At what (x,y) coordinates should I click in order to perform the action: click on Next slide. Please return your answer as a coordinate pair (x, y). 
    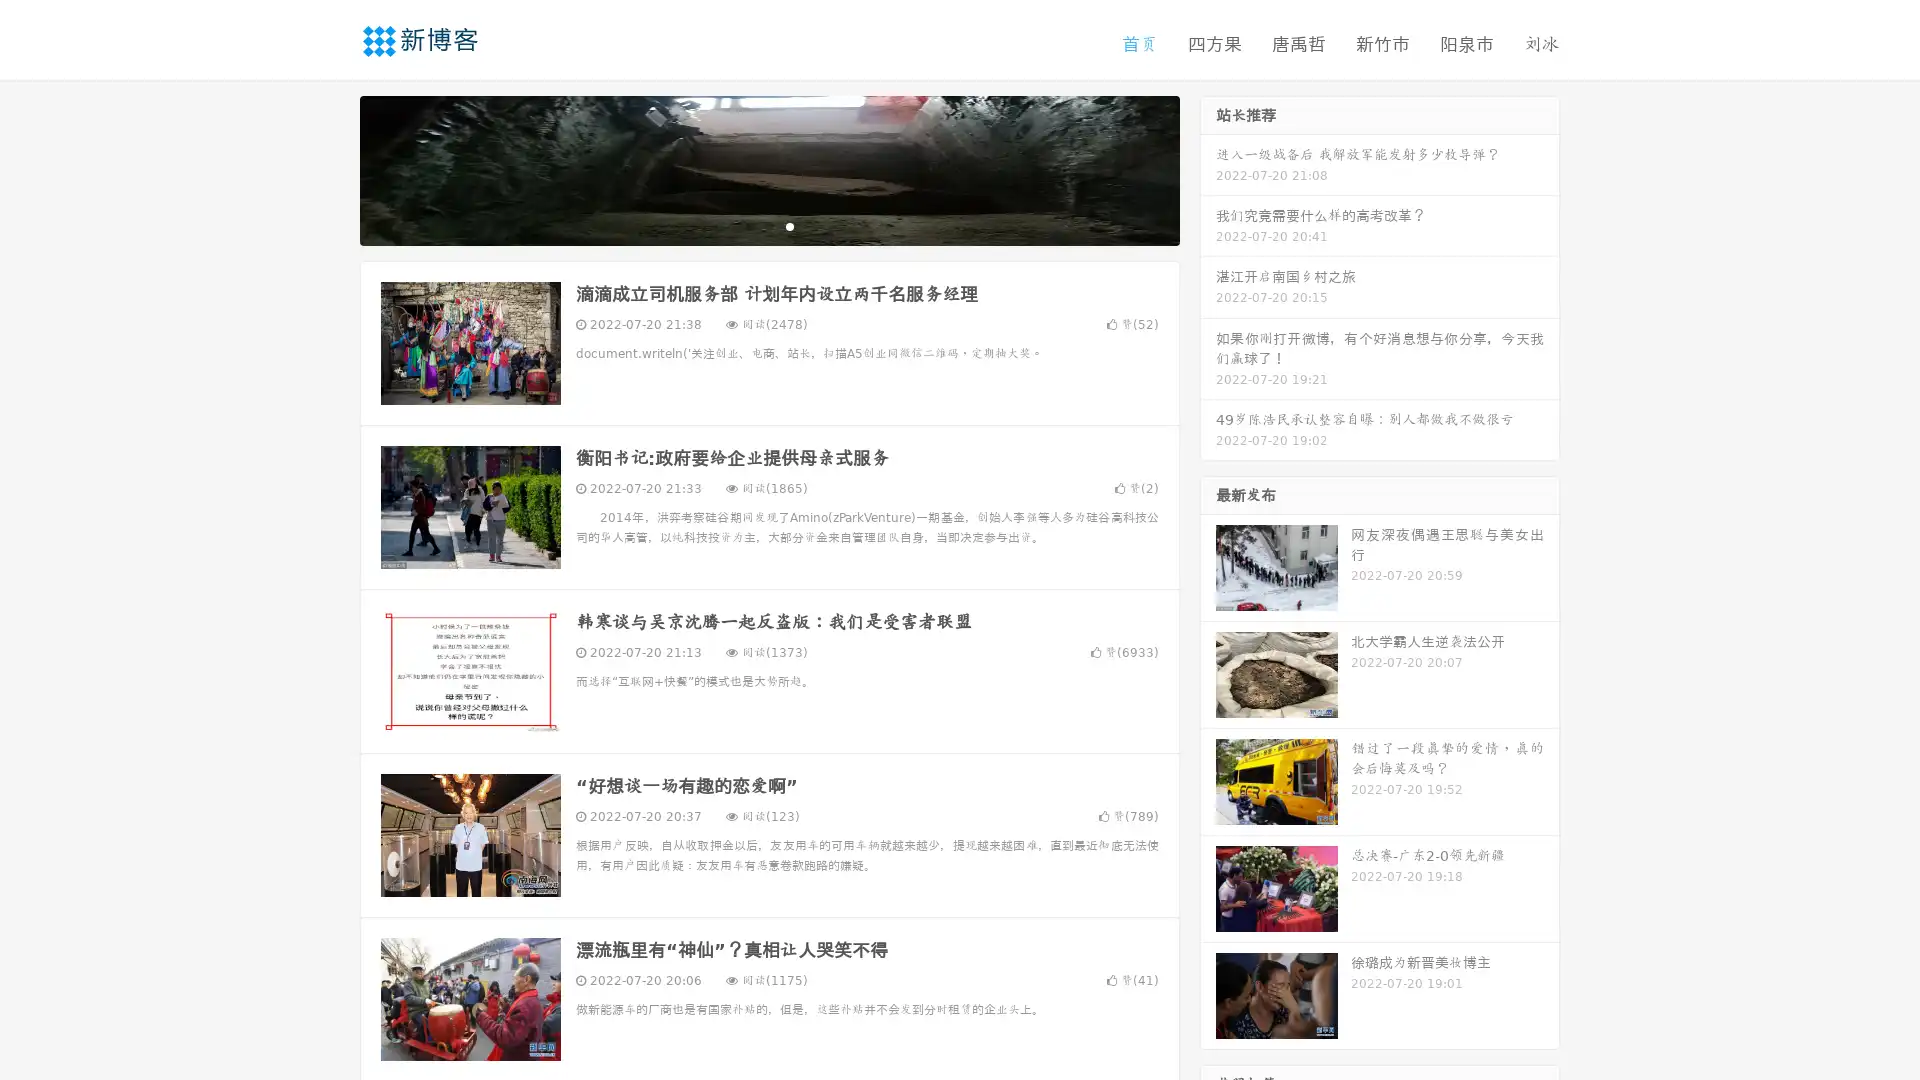
    Looking at the image, I should click on (1208, 168).